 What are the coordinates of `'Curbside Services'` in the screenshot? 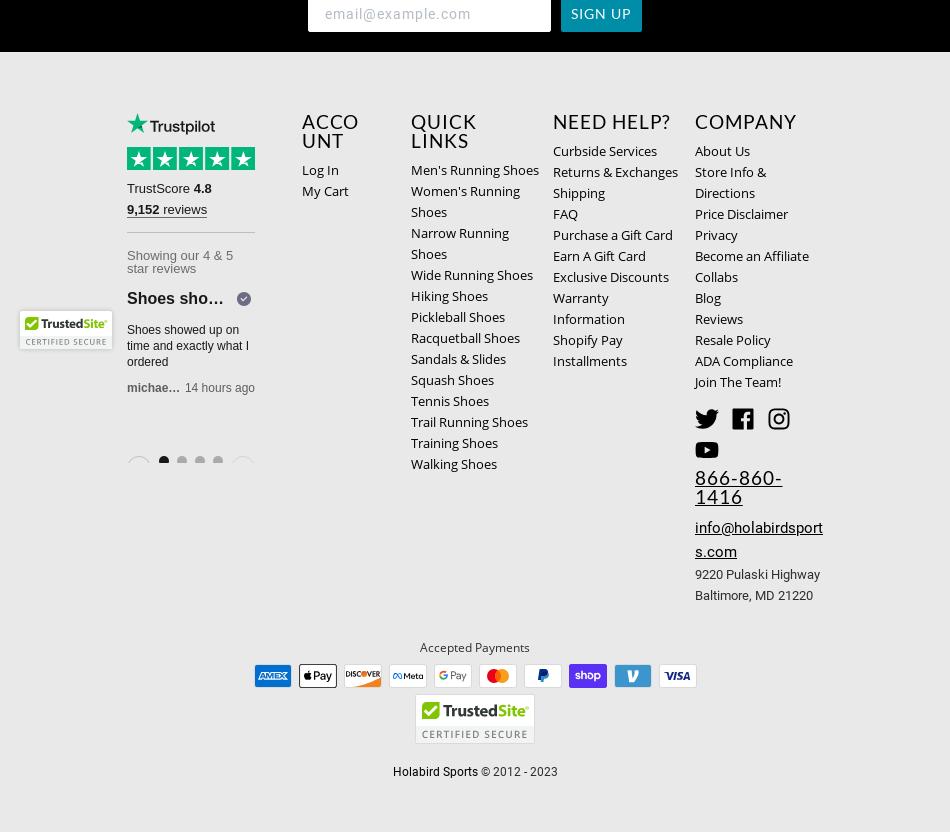 It's located at (604, 151).